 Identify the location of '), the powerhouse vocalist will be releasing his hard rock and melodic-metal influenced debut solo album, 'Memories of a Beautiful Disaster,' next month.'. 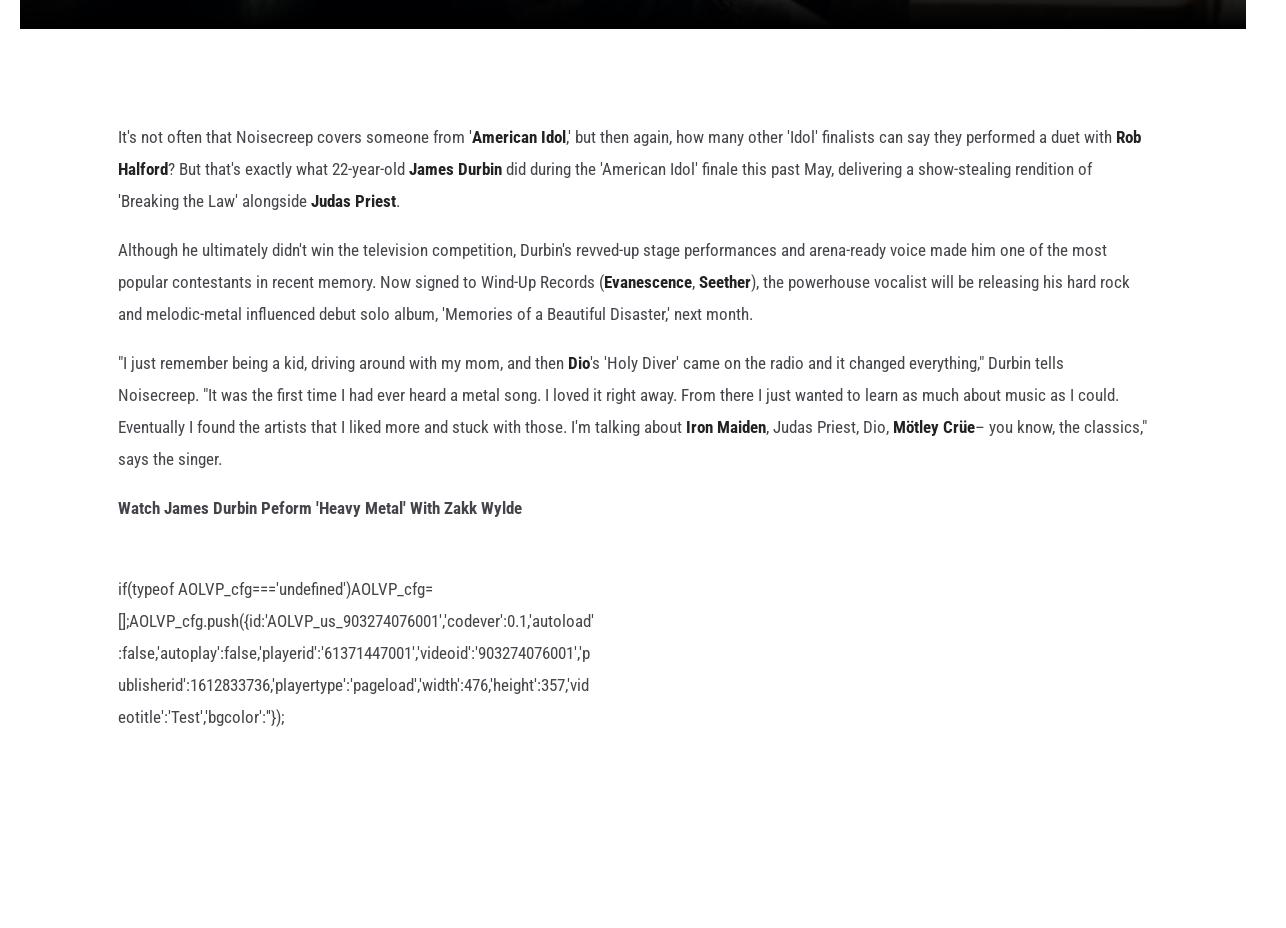
(622, 328).